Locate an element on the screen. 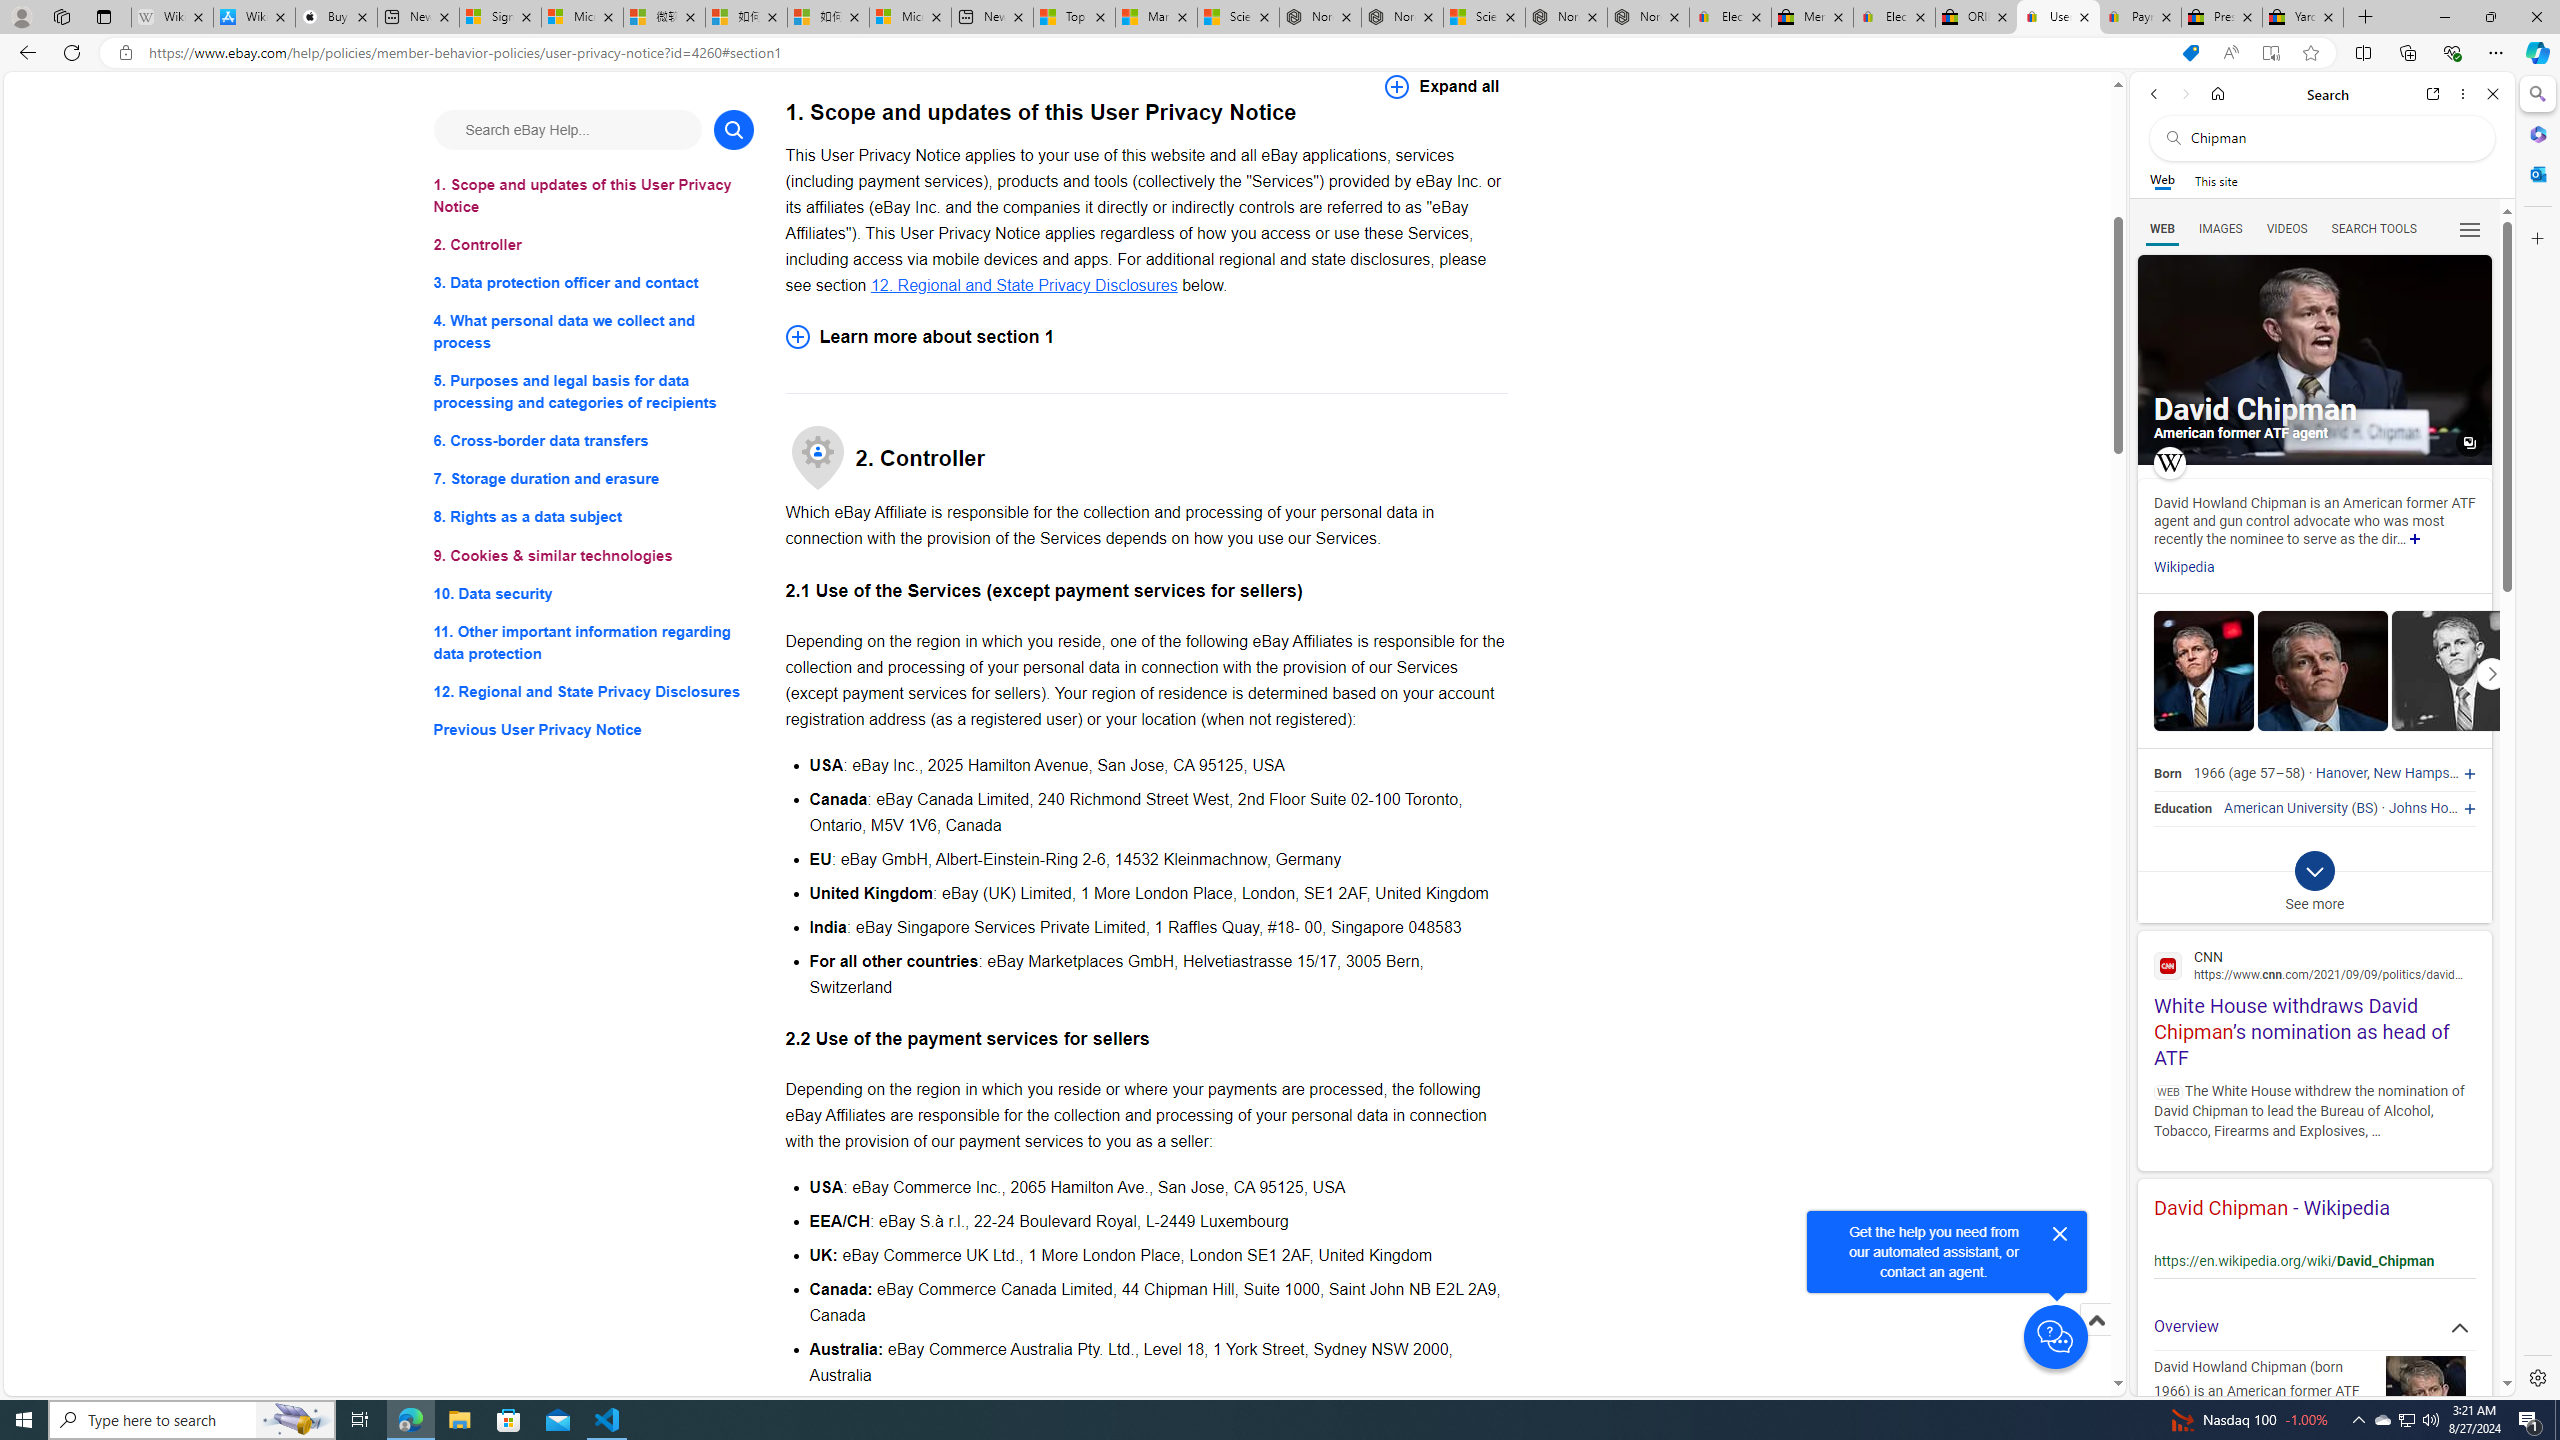 The width and height of the screenshot is (2560, 1440). '10. Data security' is located at coordinates (592, 593).